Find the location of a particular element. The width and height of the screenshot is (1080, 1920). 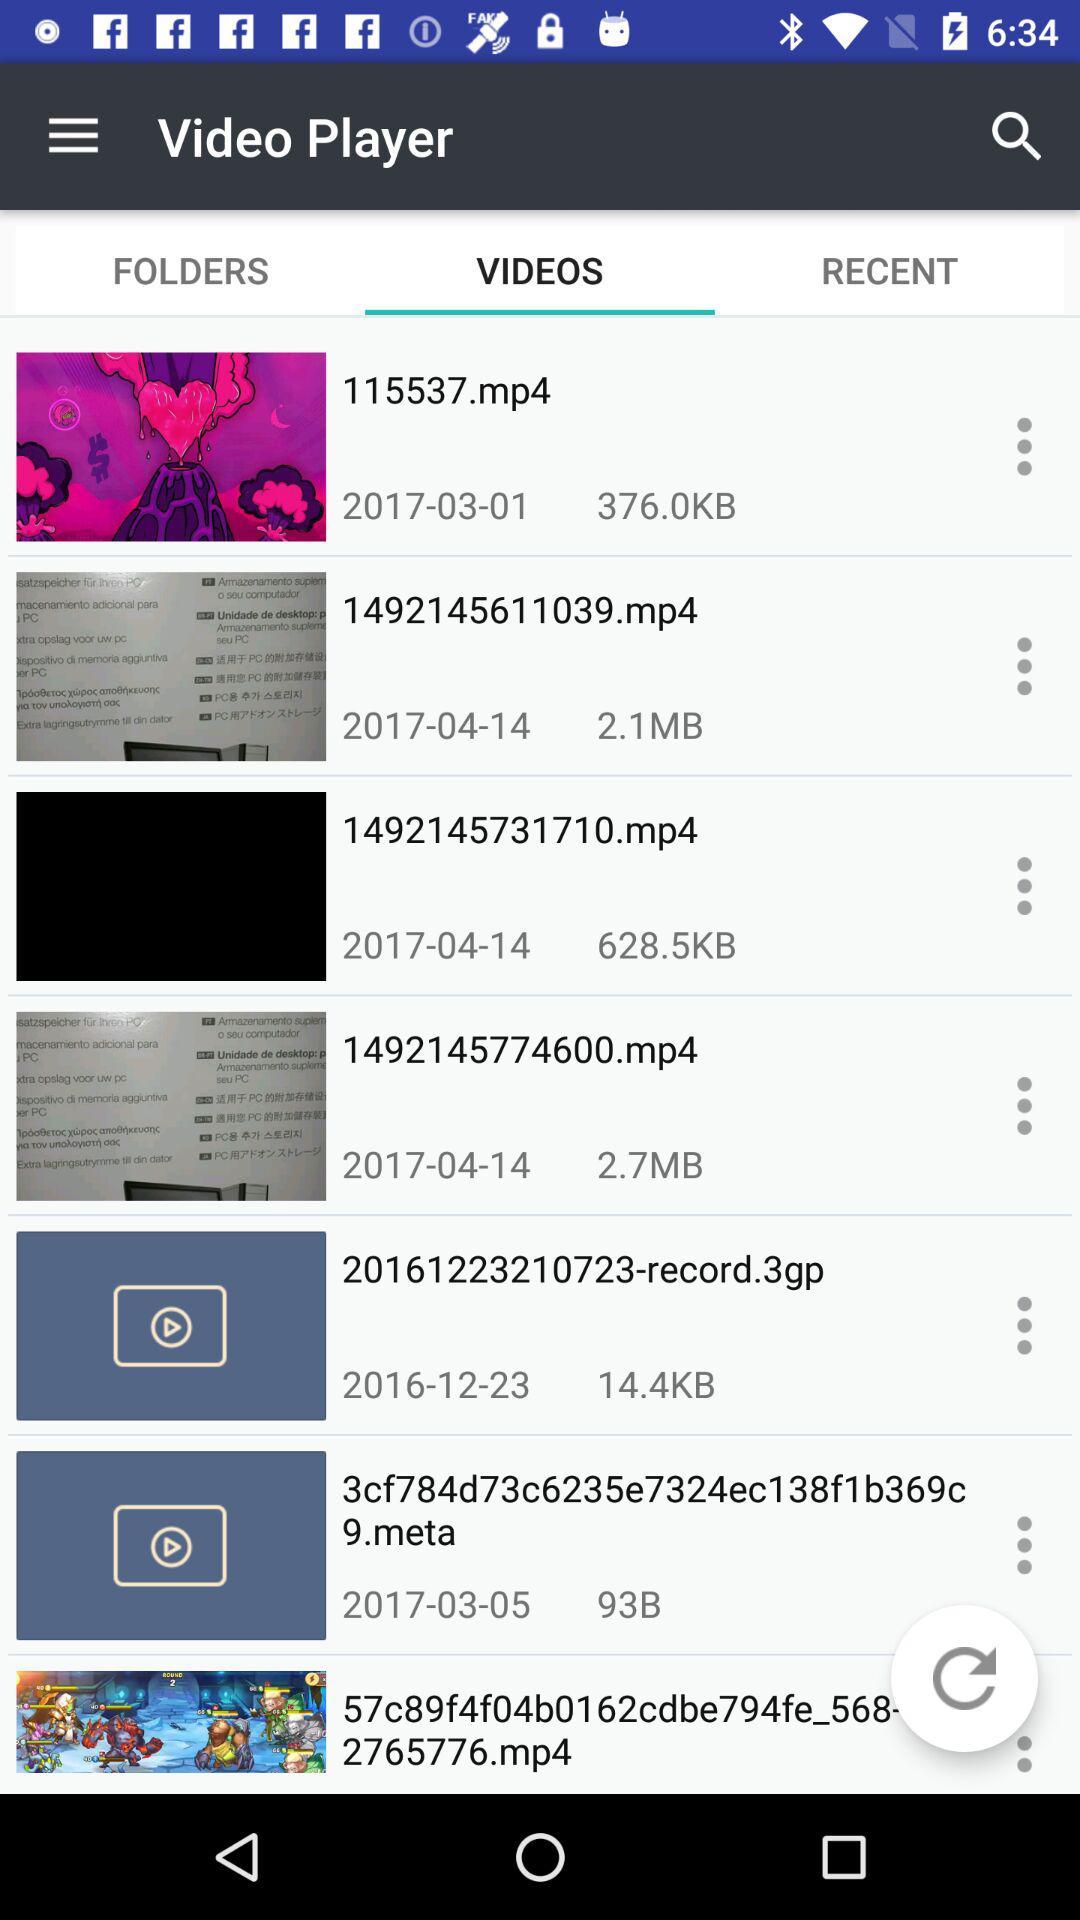

item below 20161223210723-record.3gp item is located at coordinates (656, 1382).